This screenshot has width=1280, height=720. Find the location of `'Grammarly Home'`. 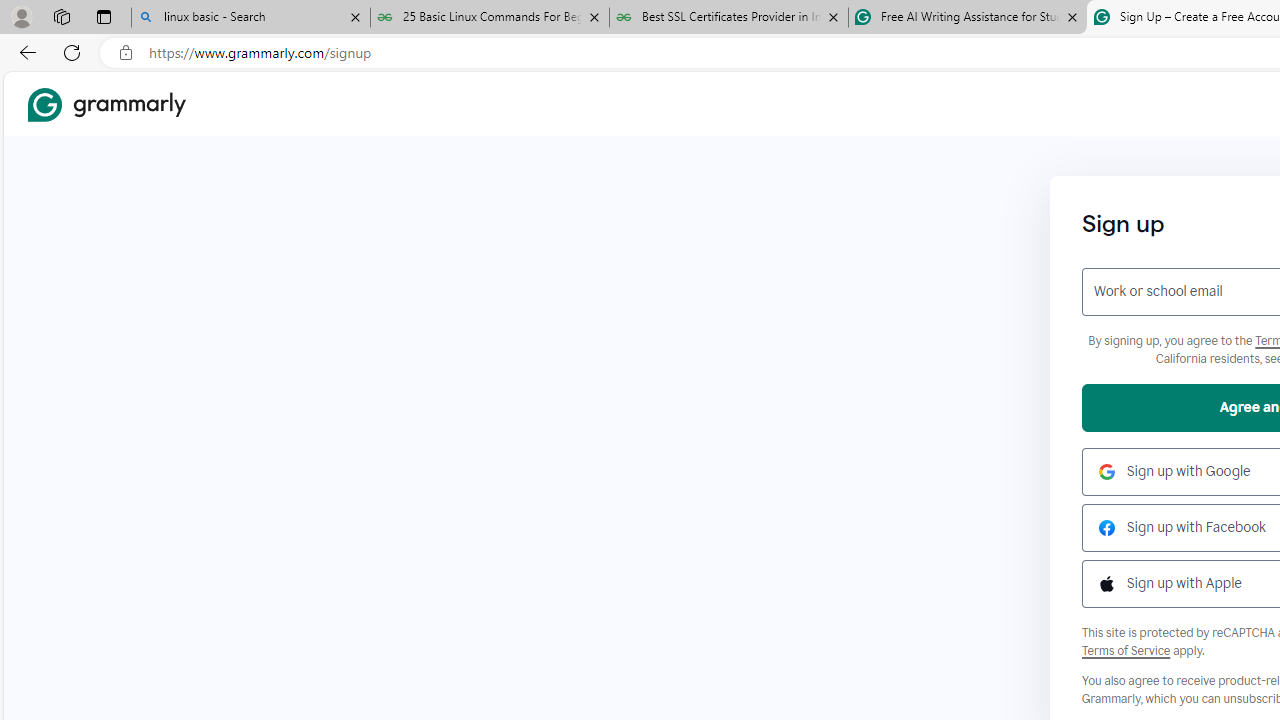

'Grammarly Home' is located at coordinates (105, 104).